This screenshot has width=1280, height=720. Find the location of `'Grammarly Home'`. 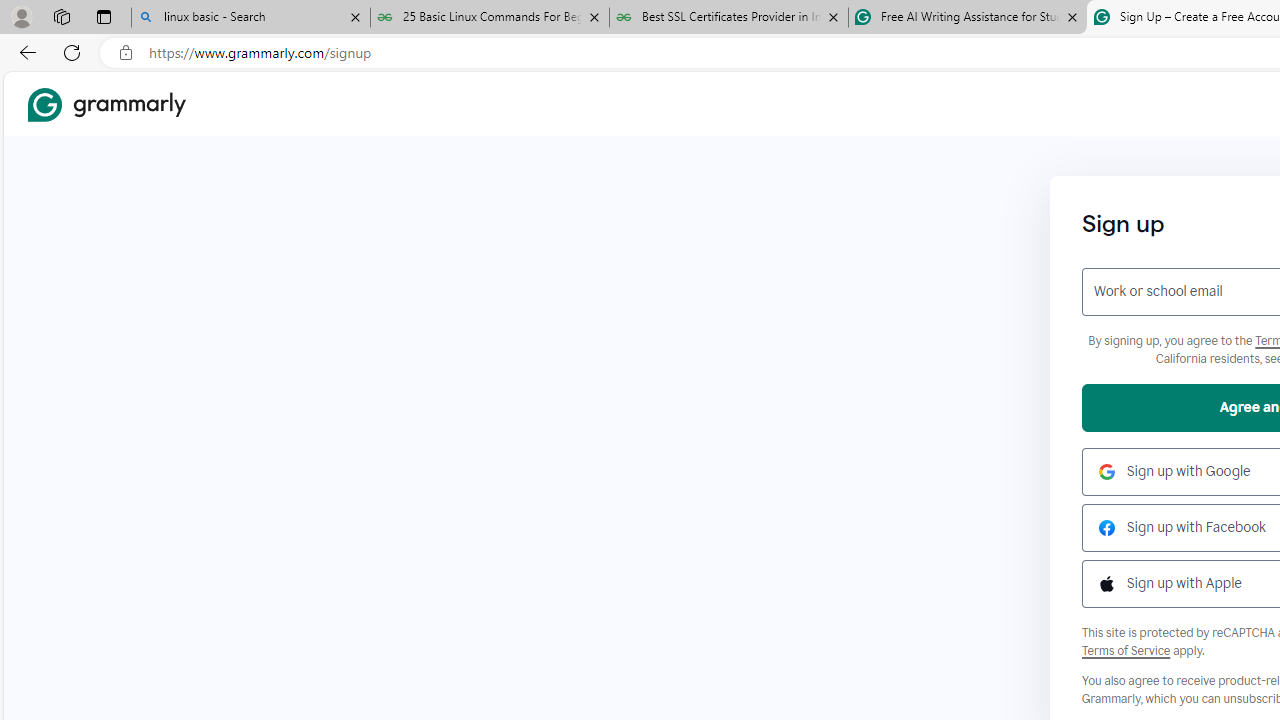

'Grammarly Home' is located at coordinates (105, 104).